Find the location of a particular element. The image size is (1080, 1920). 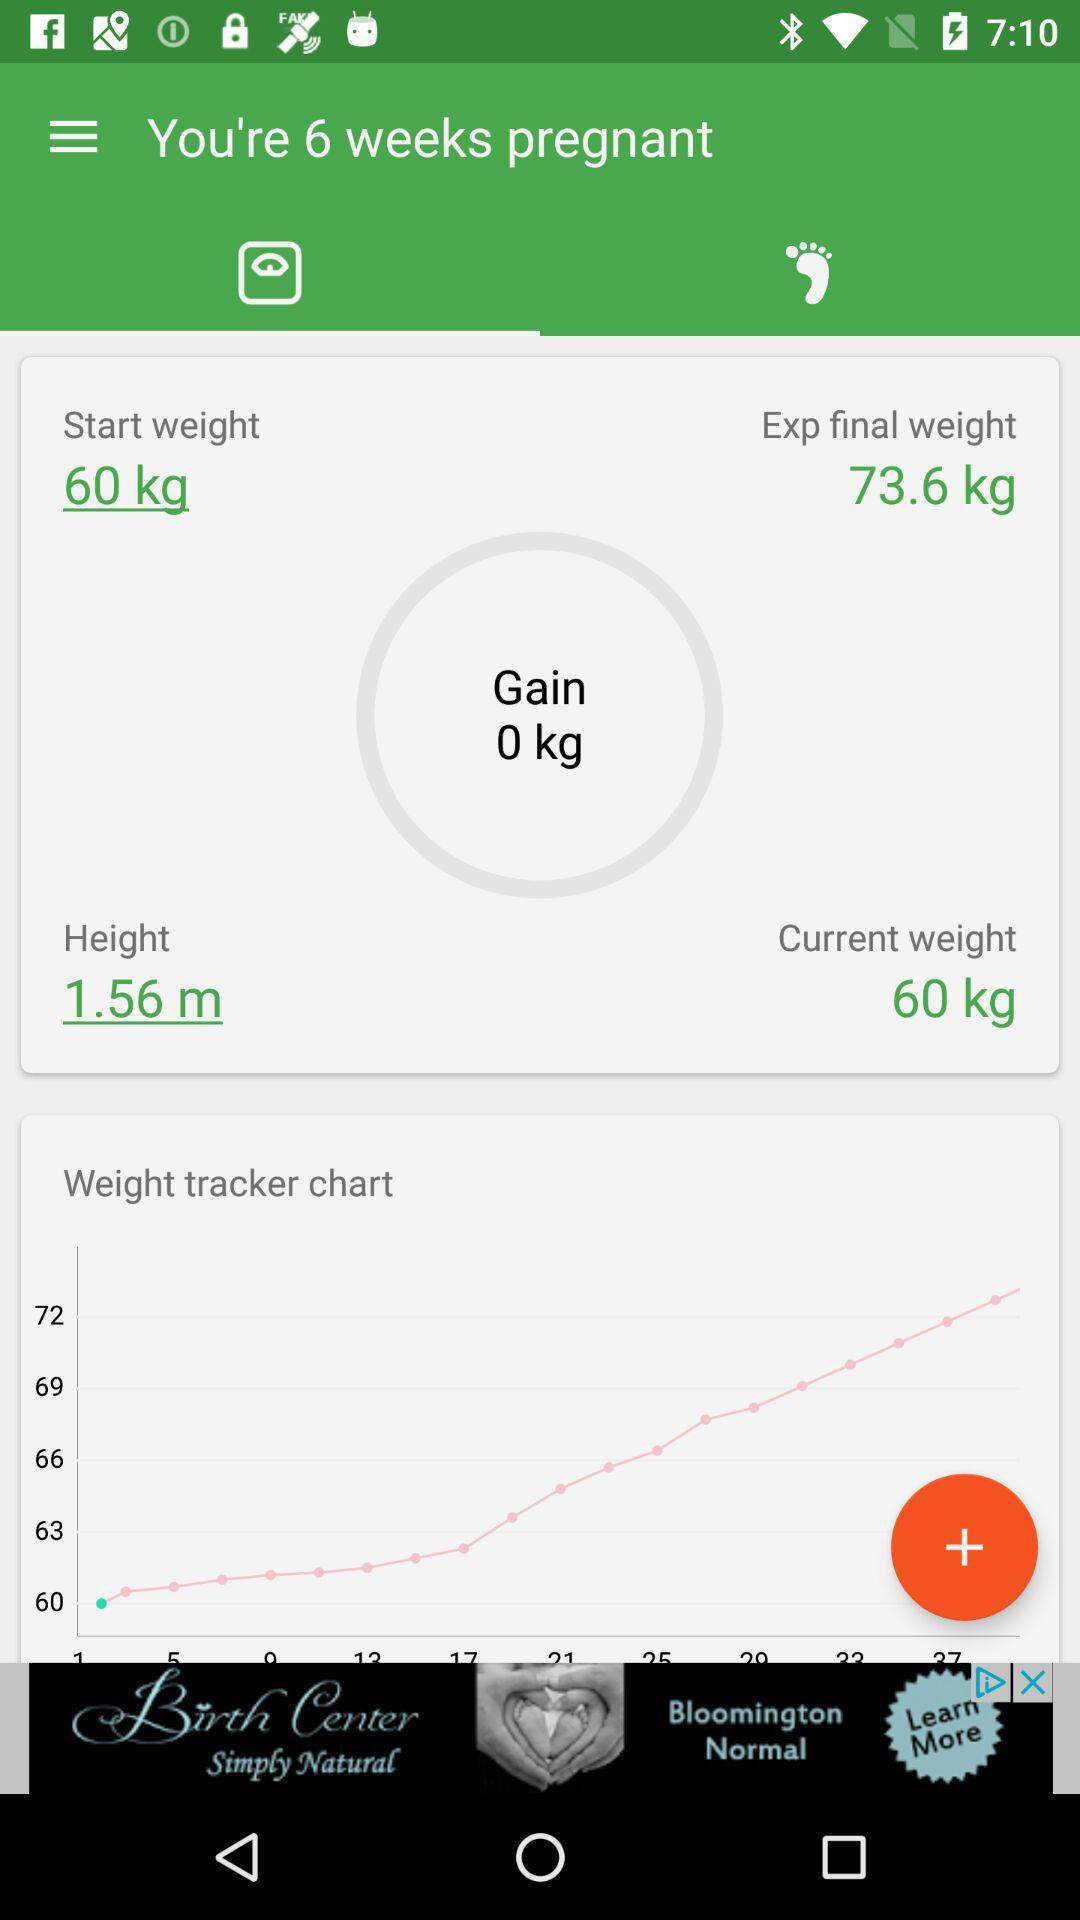

maximize button is located at coordinates (963, 1546).